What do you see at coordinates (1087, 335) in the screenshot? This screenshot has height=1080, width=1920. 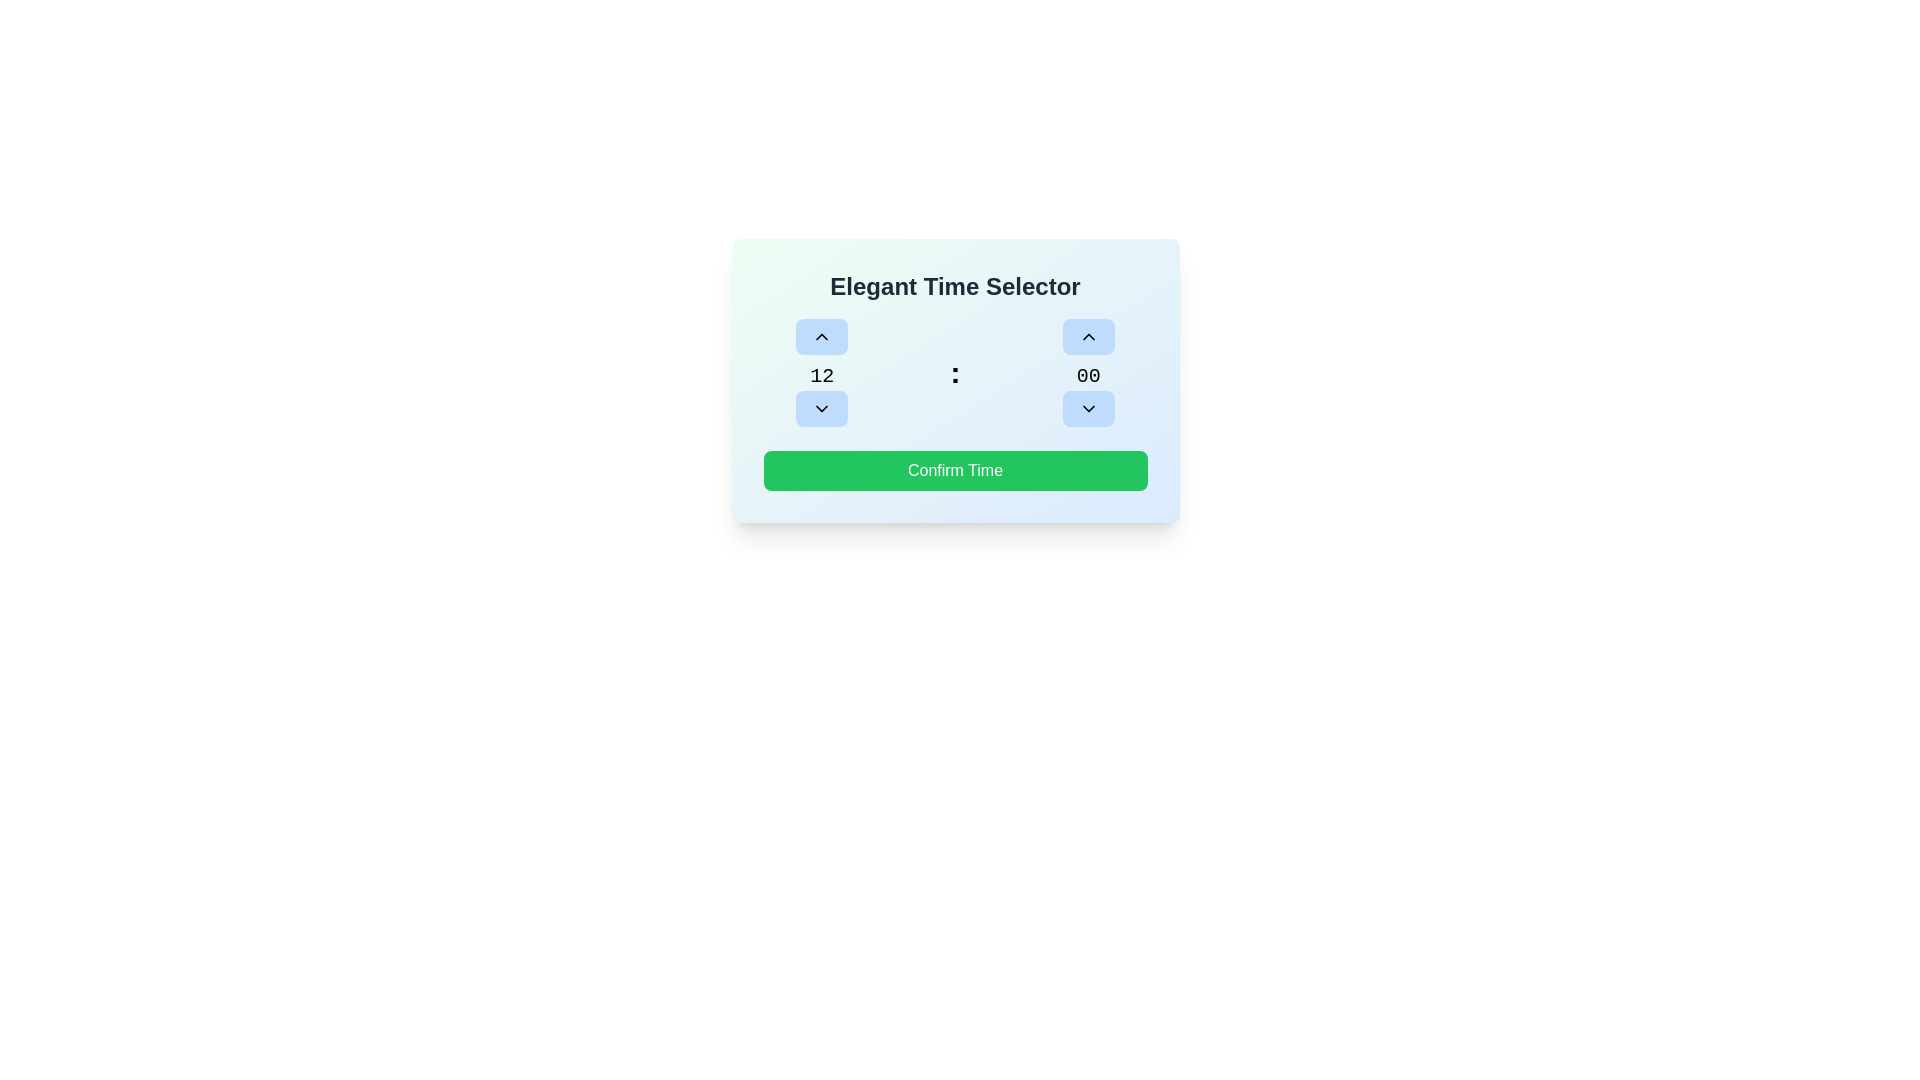 I see `the topmost button in the right time adjustment column to increment the time value associated with it` at bounding box center [1087, 335].